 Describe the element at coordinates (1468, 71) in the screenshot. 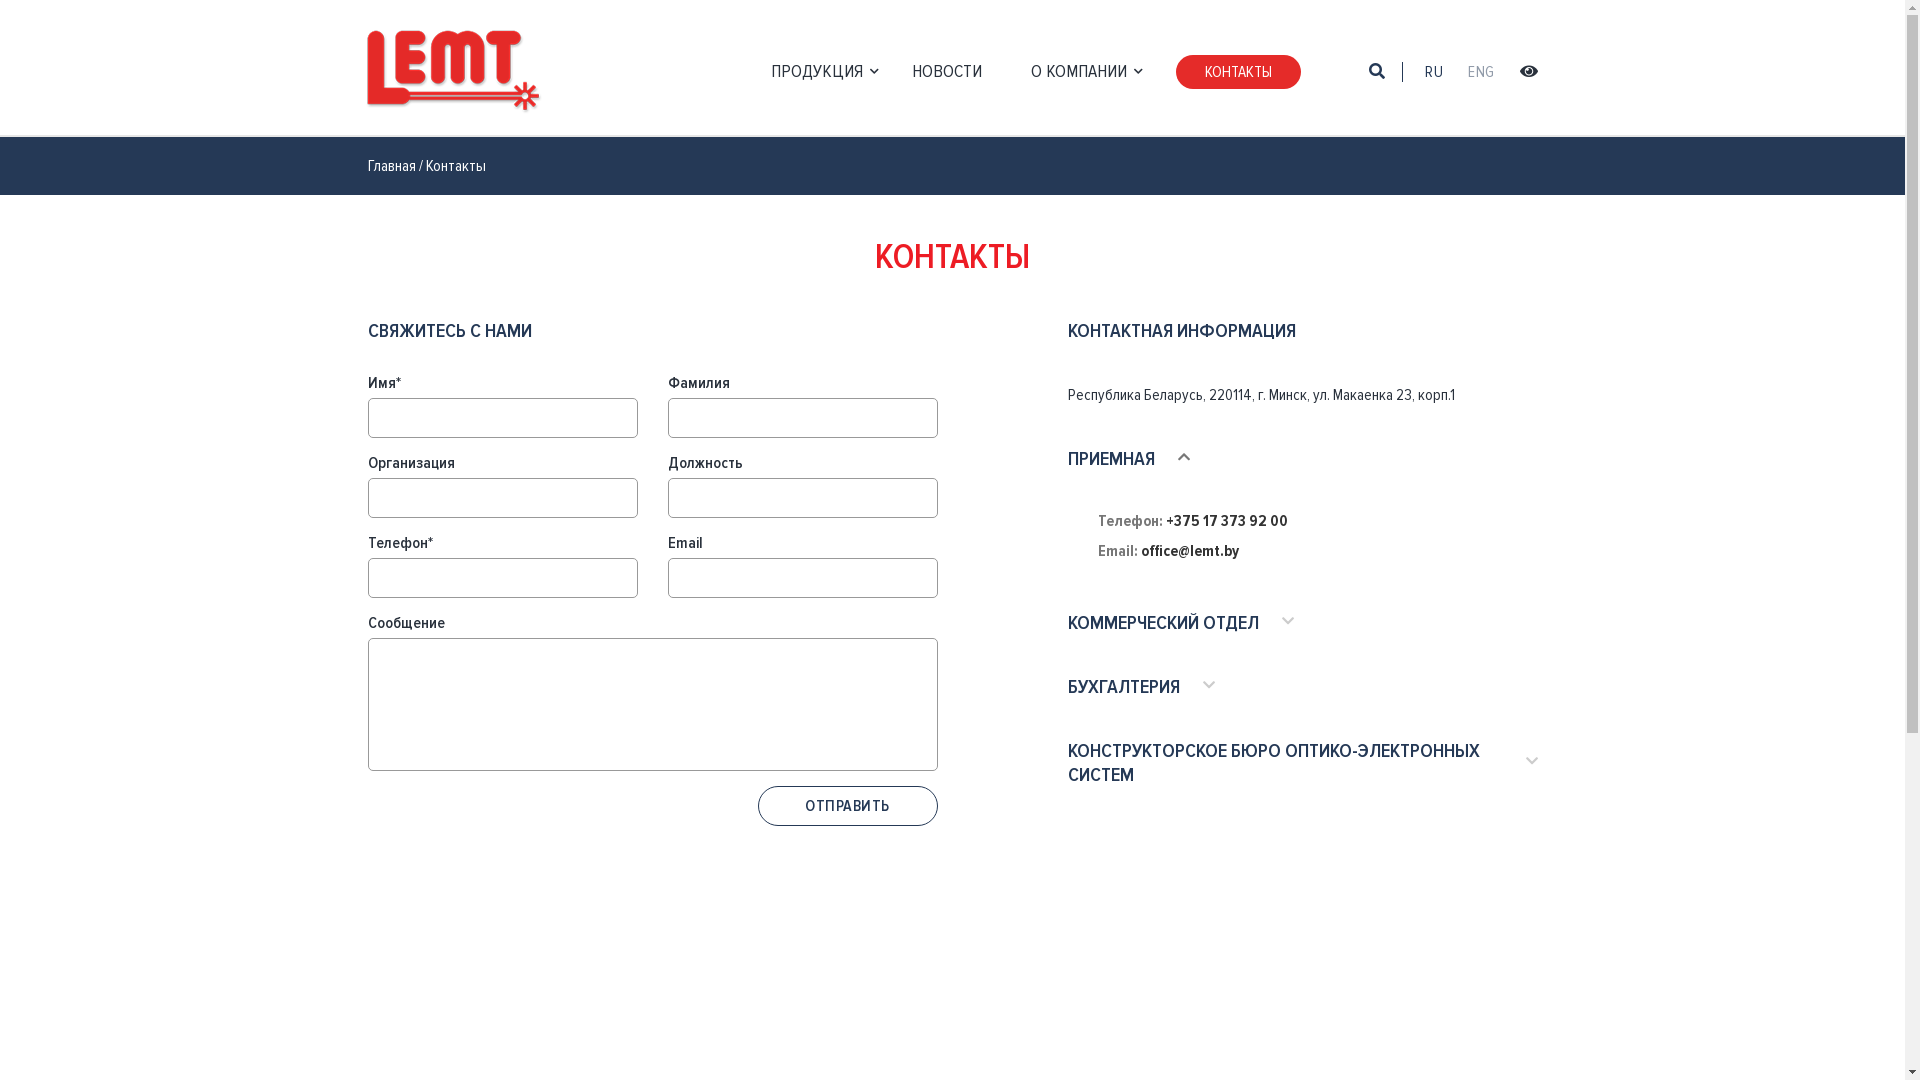

I see `'ENG'` at that location.